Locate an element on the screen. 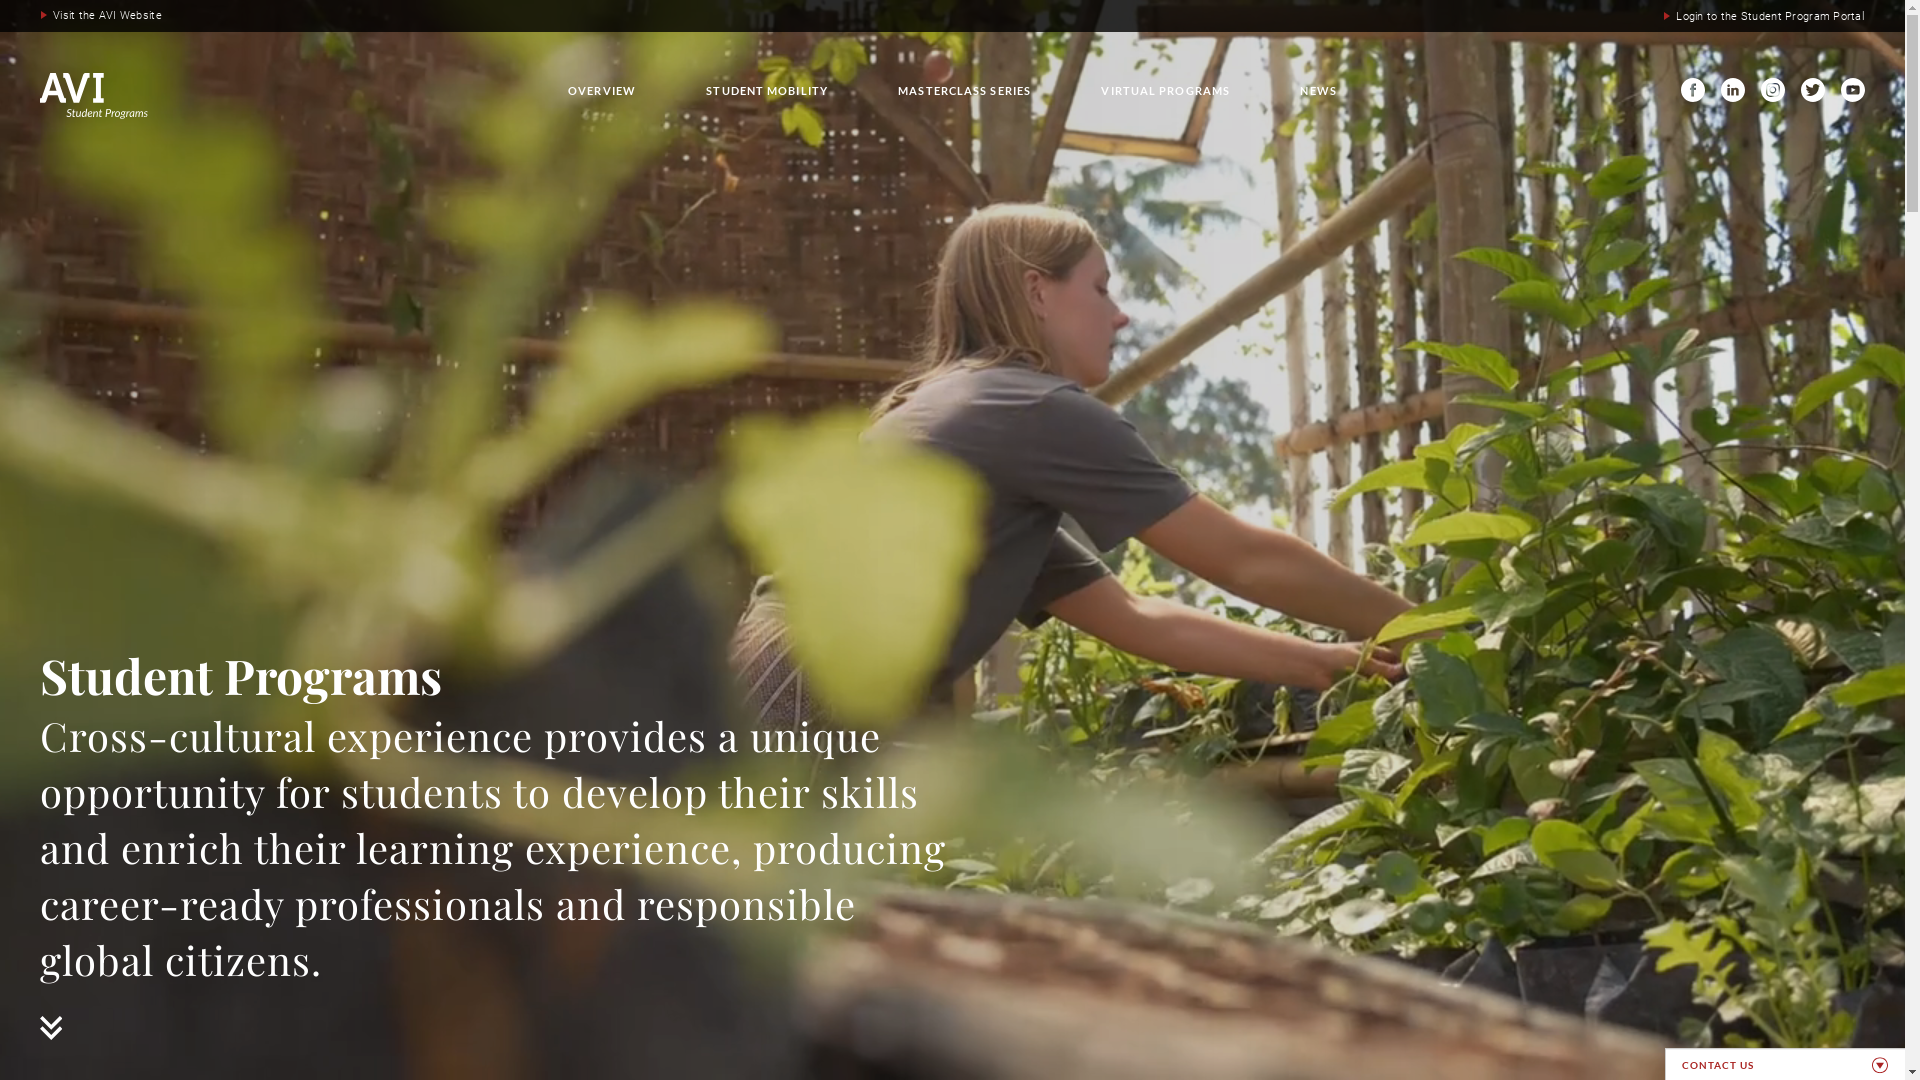  'Facebook' is located at coordinates (1680, 88).